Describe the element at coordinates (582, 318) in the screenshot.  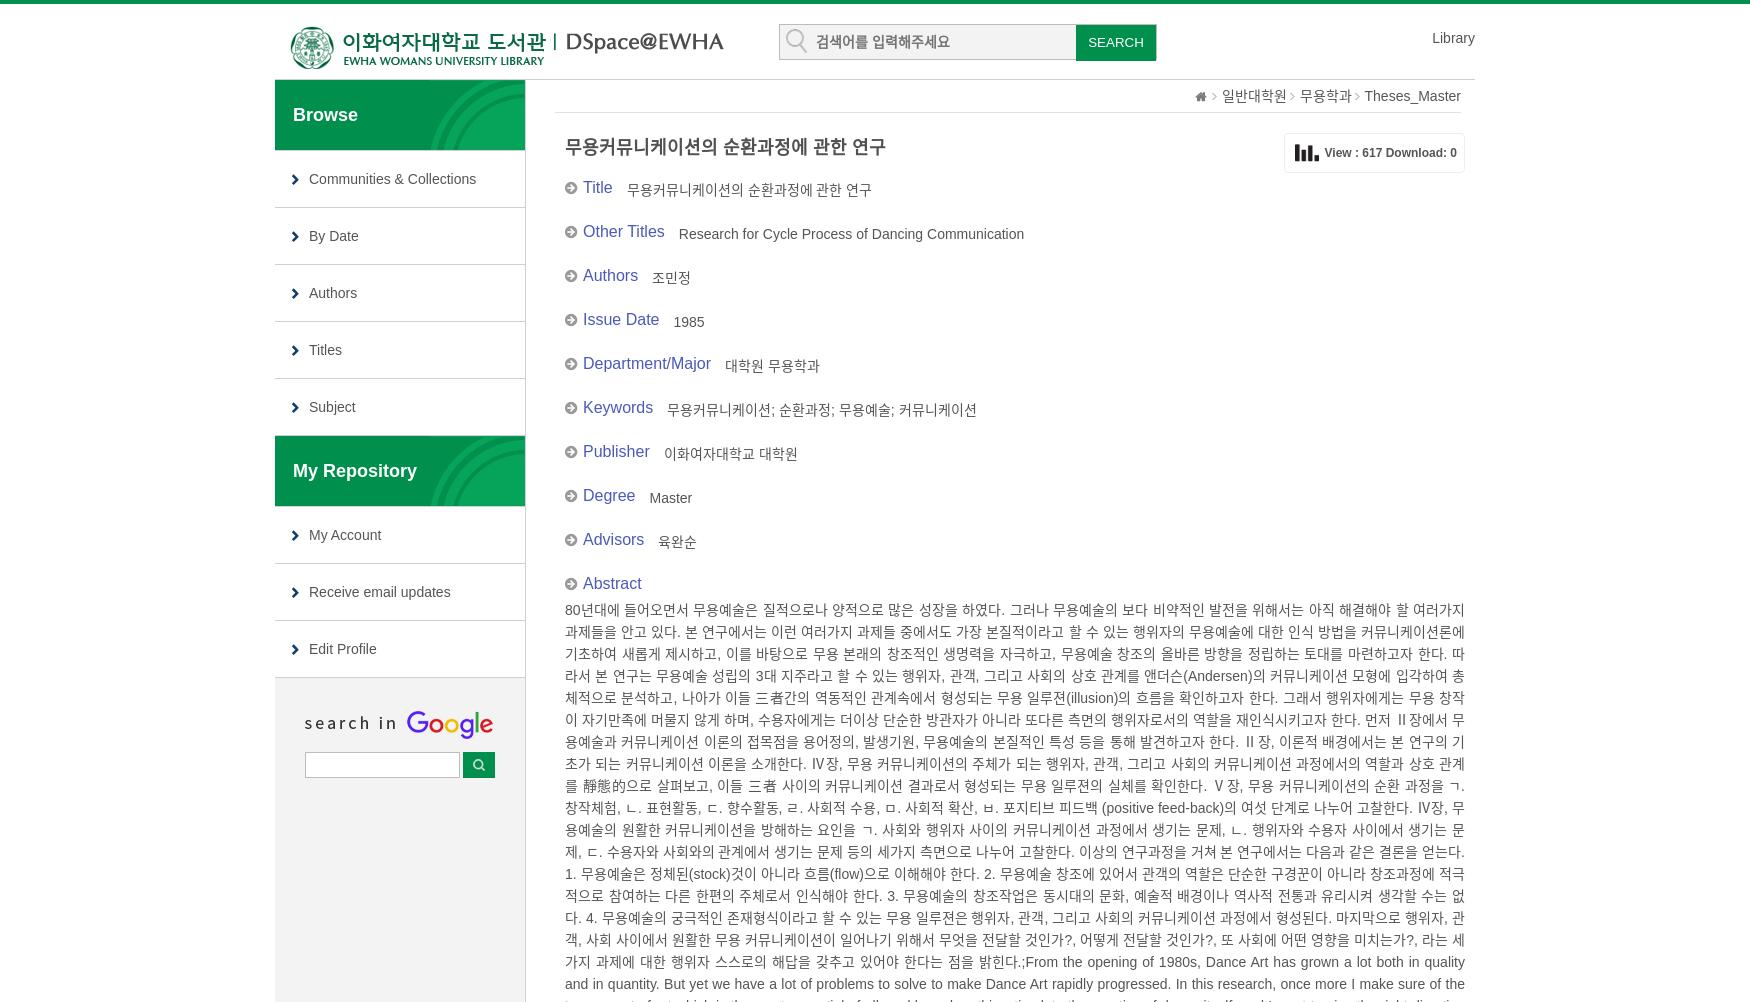
I see `'Issue Date'` at that location.